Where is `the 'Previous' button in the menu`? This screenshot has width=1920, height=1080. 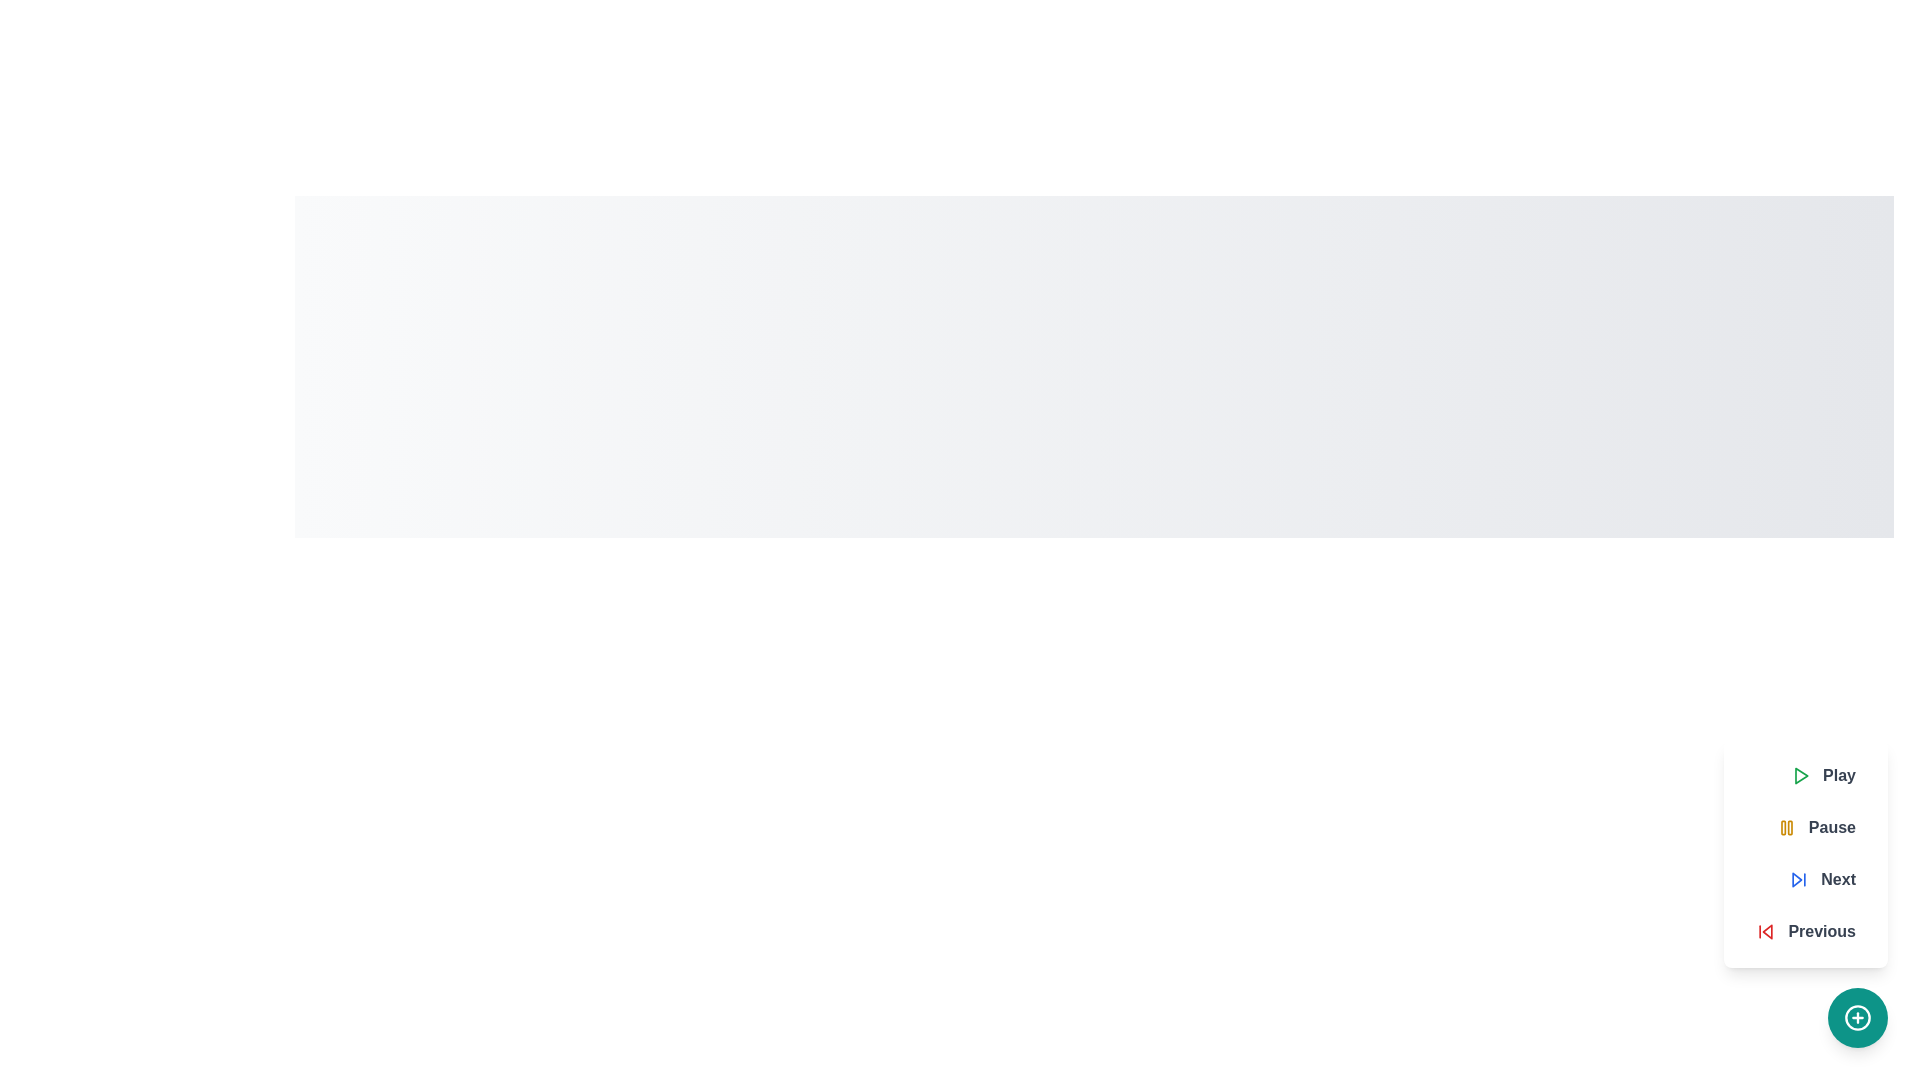
the 'Previous' button in the menu is located at coordinates (1805, 932).